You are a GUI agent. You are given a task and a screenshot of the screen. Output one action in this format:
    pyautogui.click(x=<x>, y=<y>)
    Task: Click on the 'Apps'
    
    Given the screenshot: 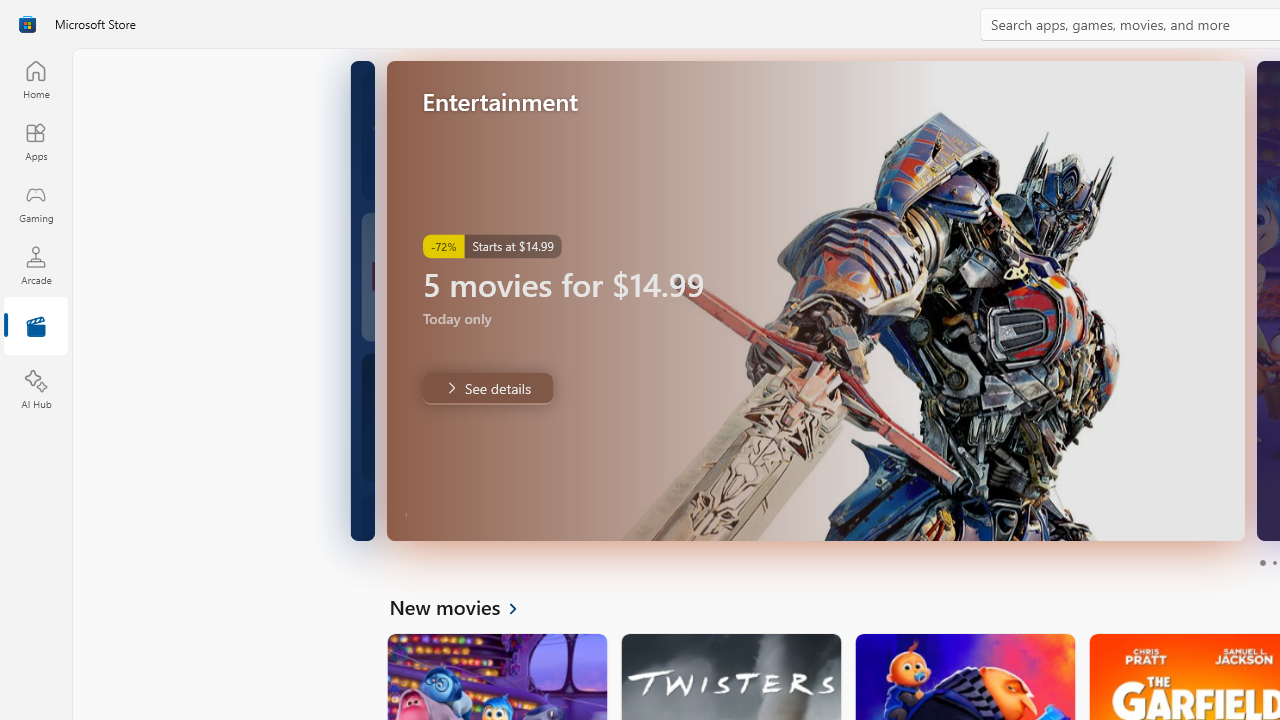 What is the action you would take?
    pyautogui.click(x=35, y=140)
    